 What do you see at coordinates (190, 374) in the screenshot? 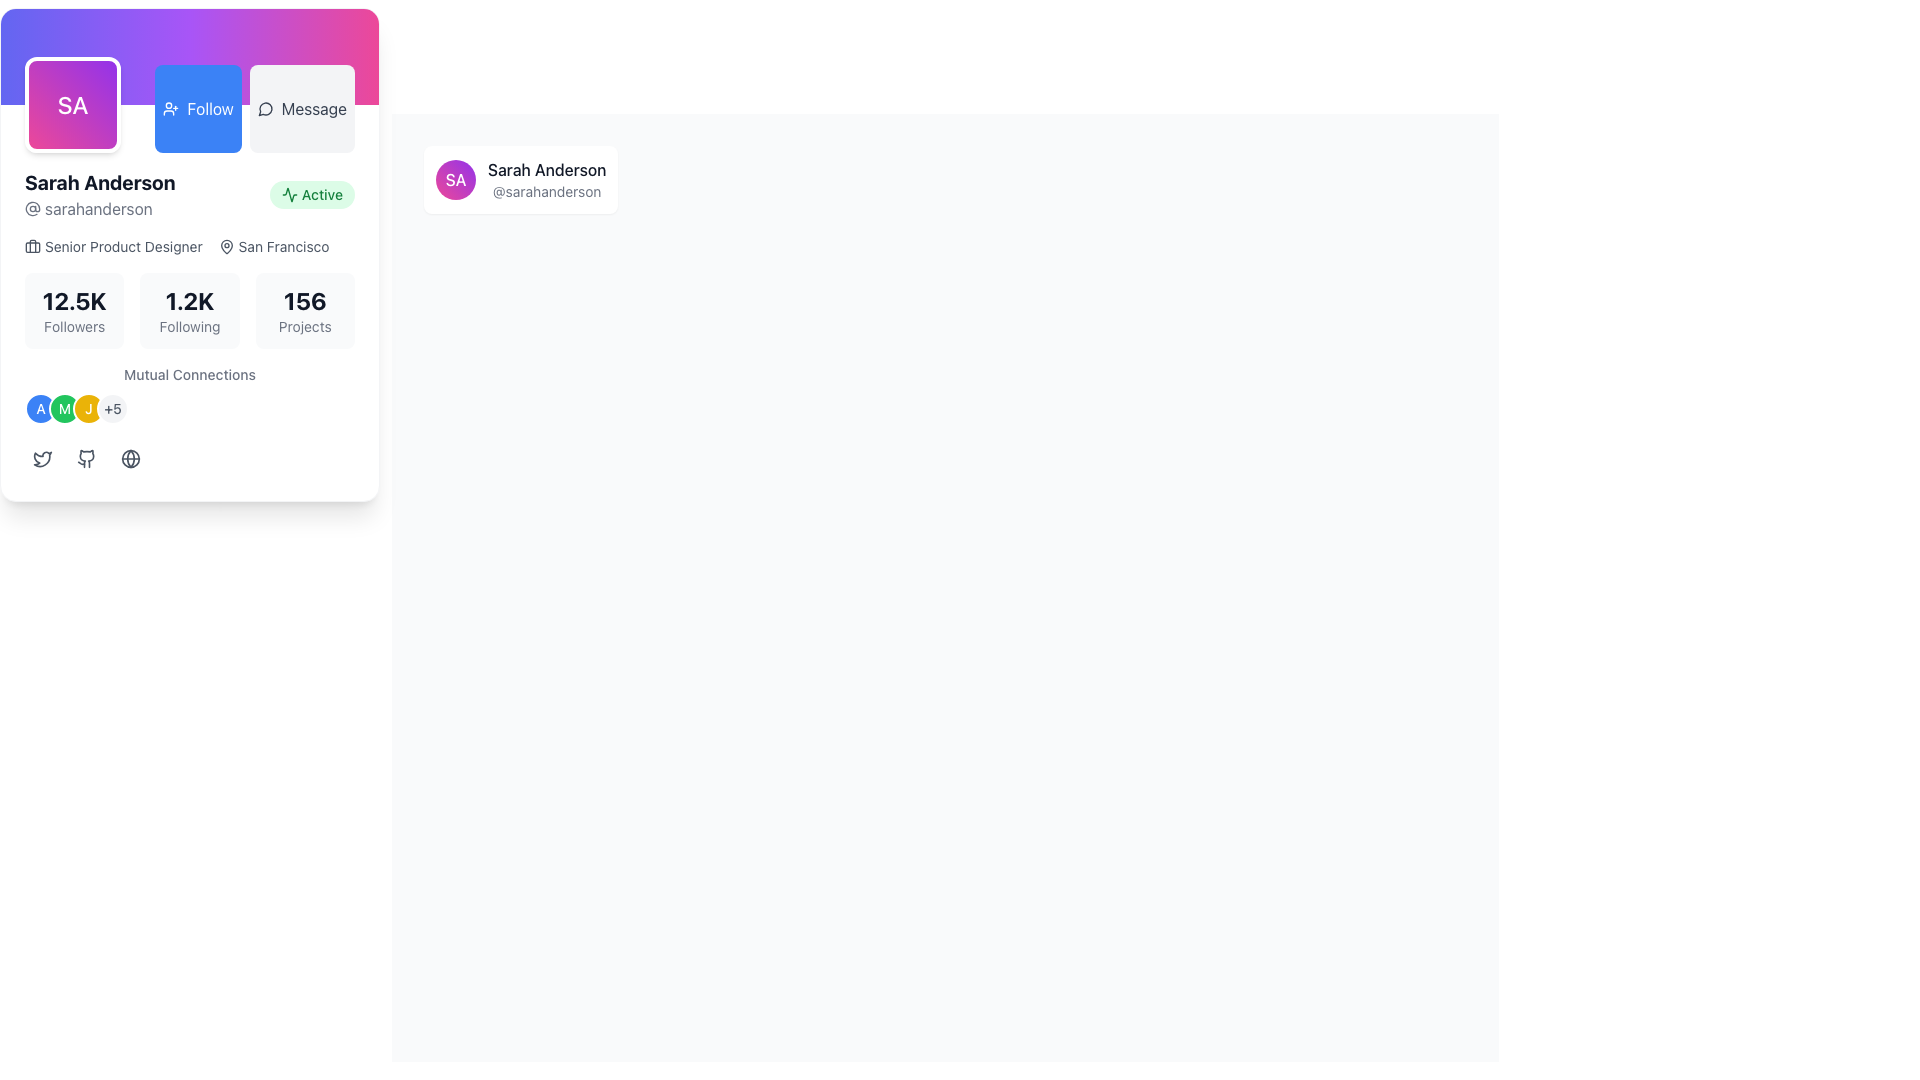
I see `the non-interactive text label that provides context for the mutual connection information, located above the circular avatar icons and below the numeric statistics` at bounding box center [190, 374].